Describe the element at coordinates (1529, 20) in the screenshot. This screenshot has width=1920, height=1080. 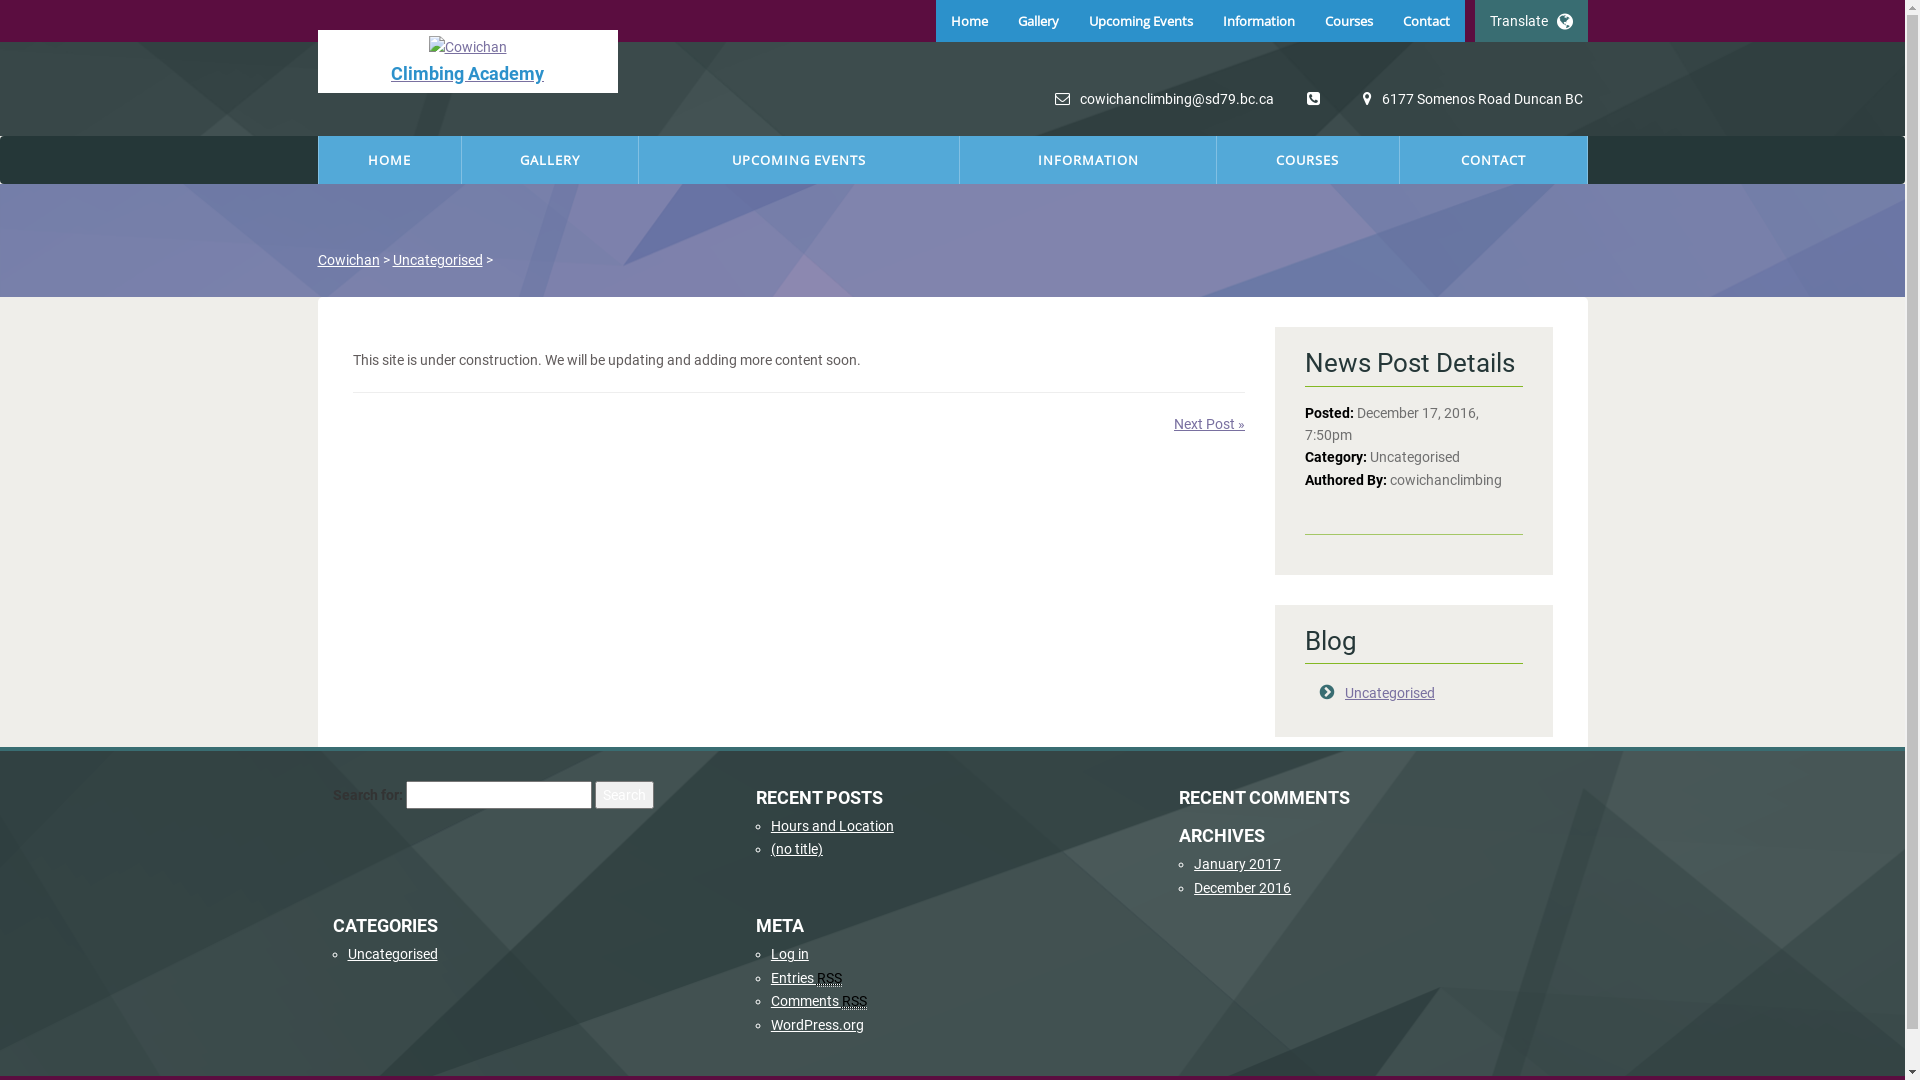
I see `'Translate  '` at that location.